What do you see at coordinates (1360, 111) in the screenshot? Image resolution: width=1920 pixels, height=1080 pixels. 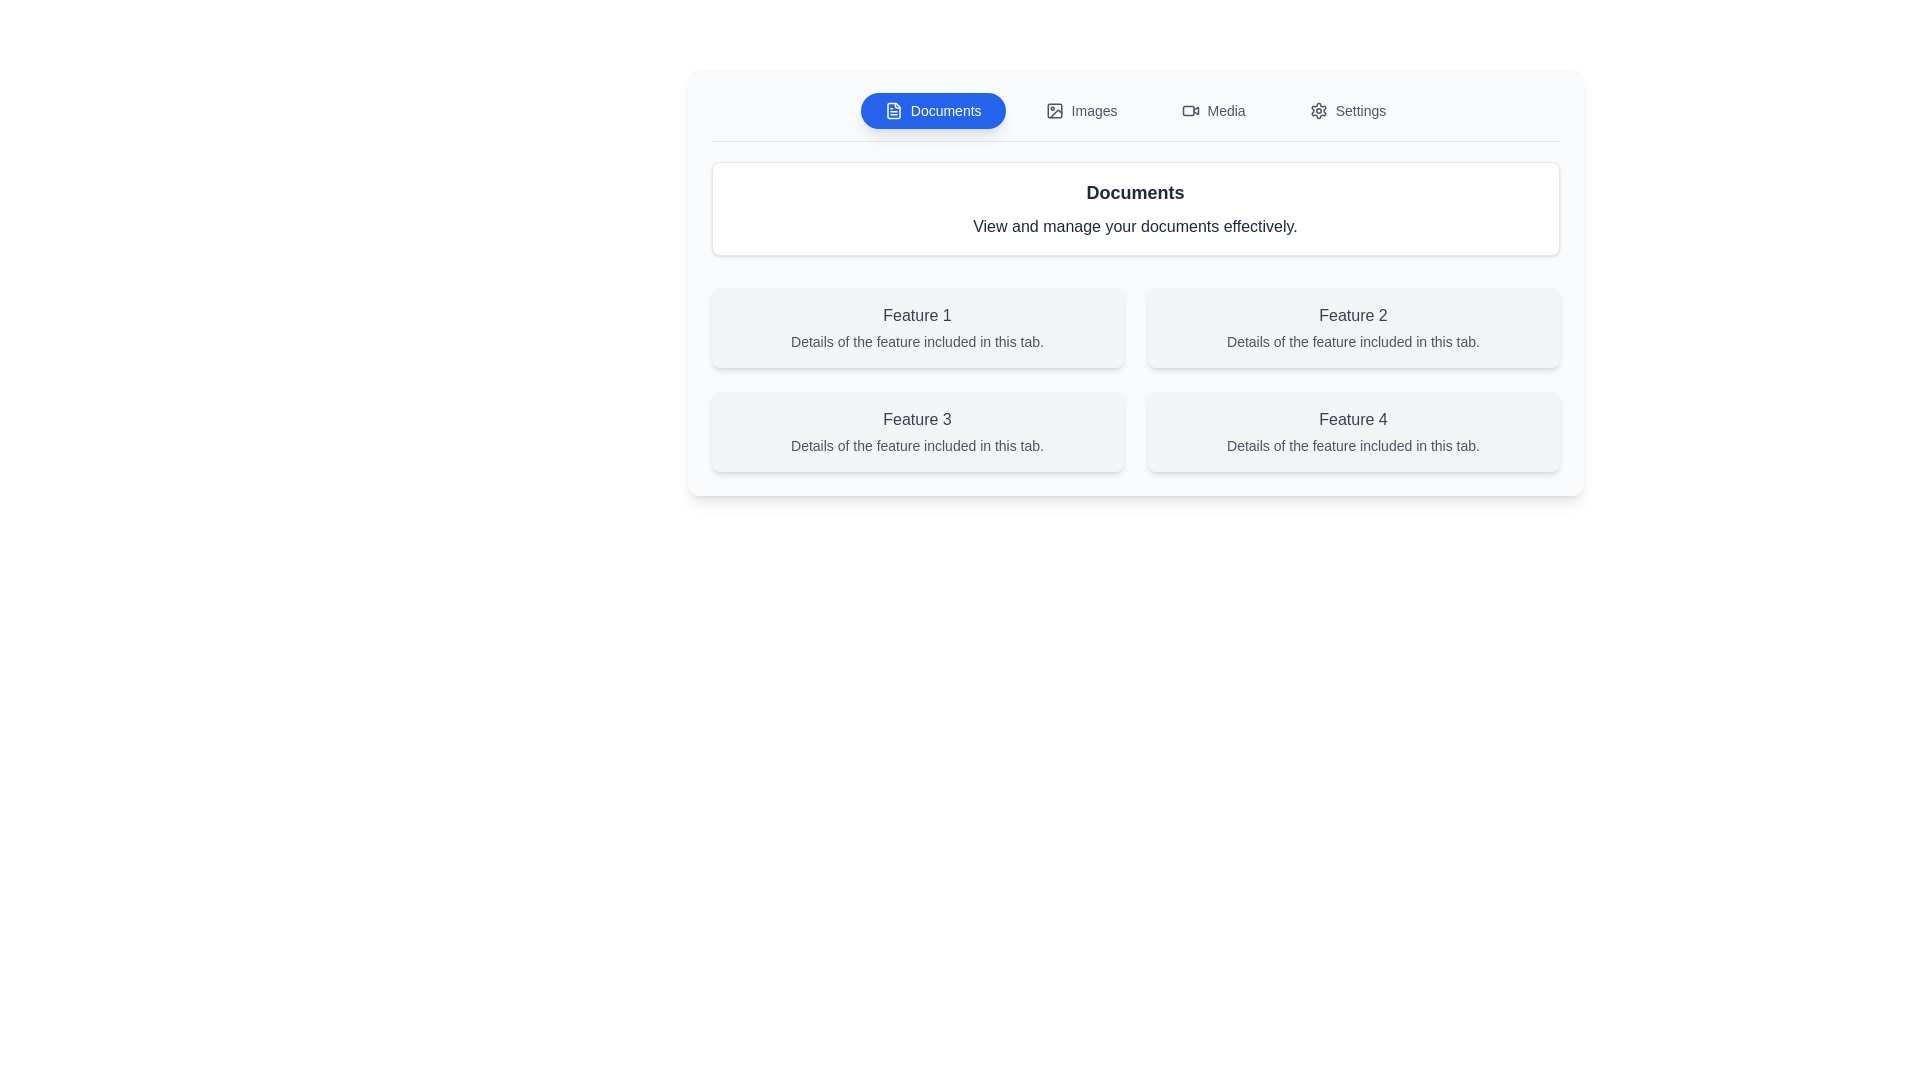 I see `text label displaying 'Settings' which is located near the upper-right corner of the navigation bar, to the right of a gear icon` at bounding box center [1360, 111].